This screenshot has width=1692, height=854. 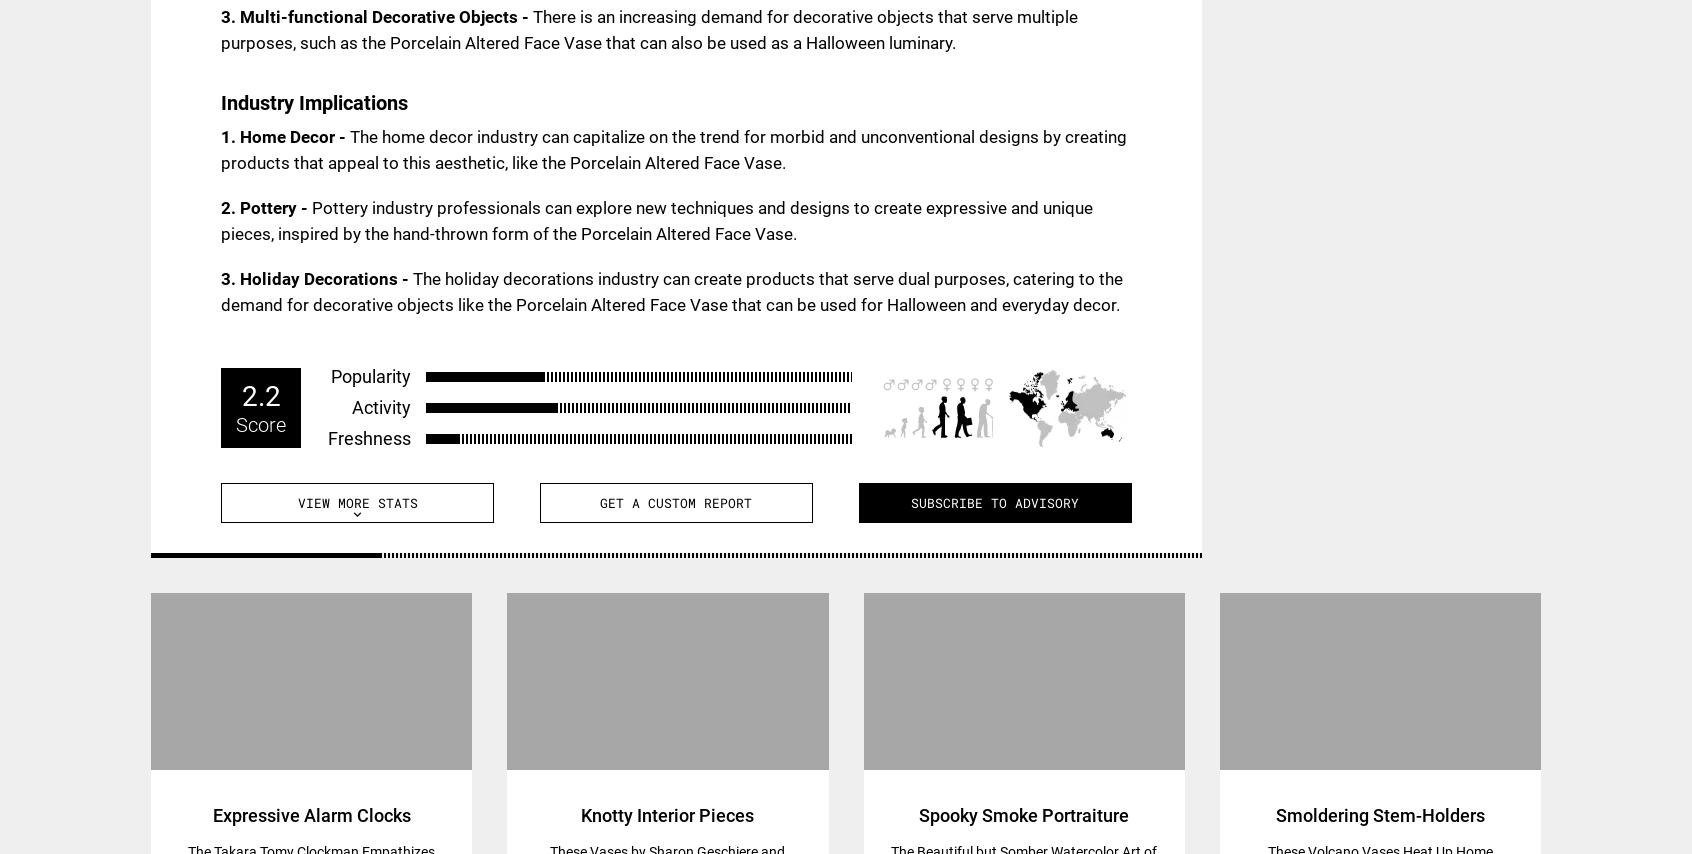 I want to click on 'expand_more', so click(x=349, y=513).